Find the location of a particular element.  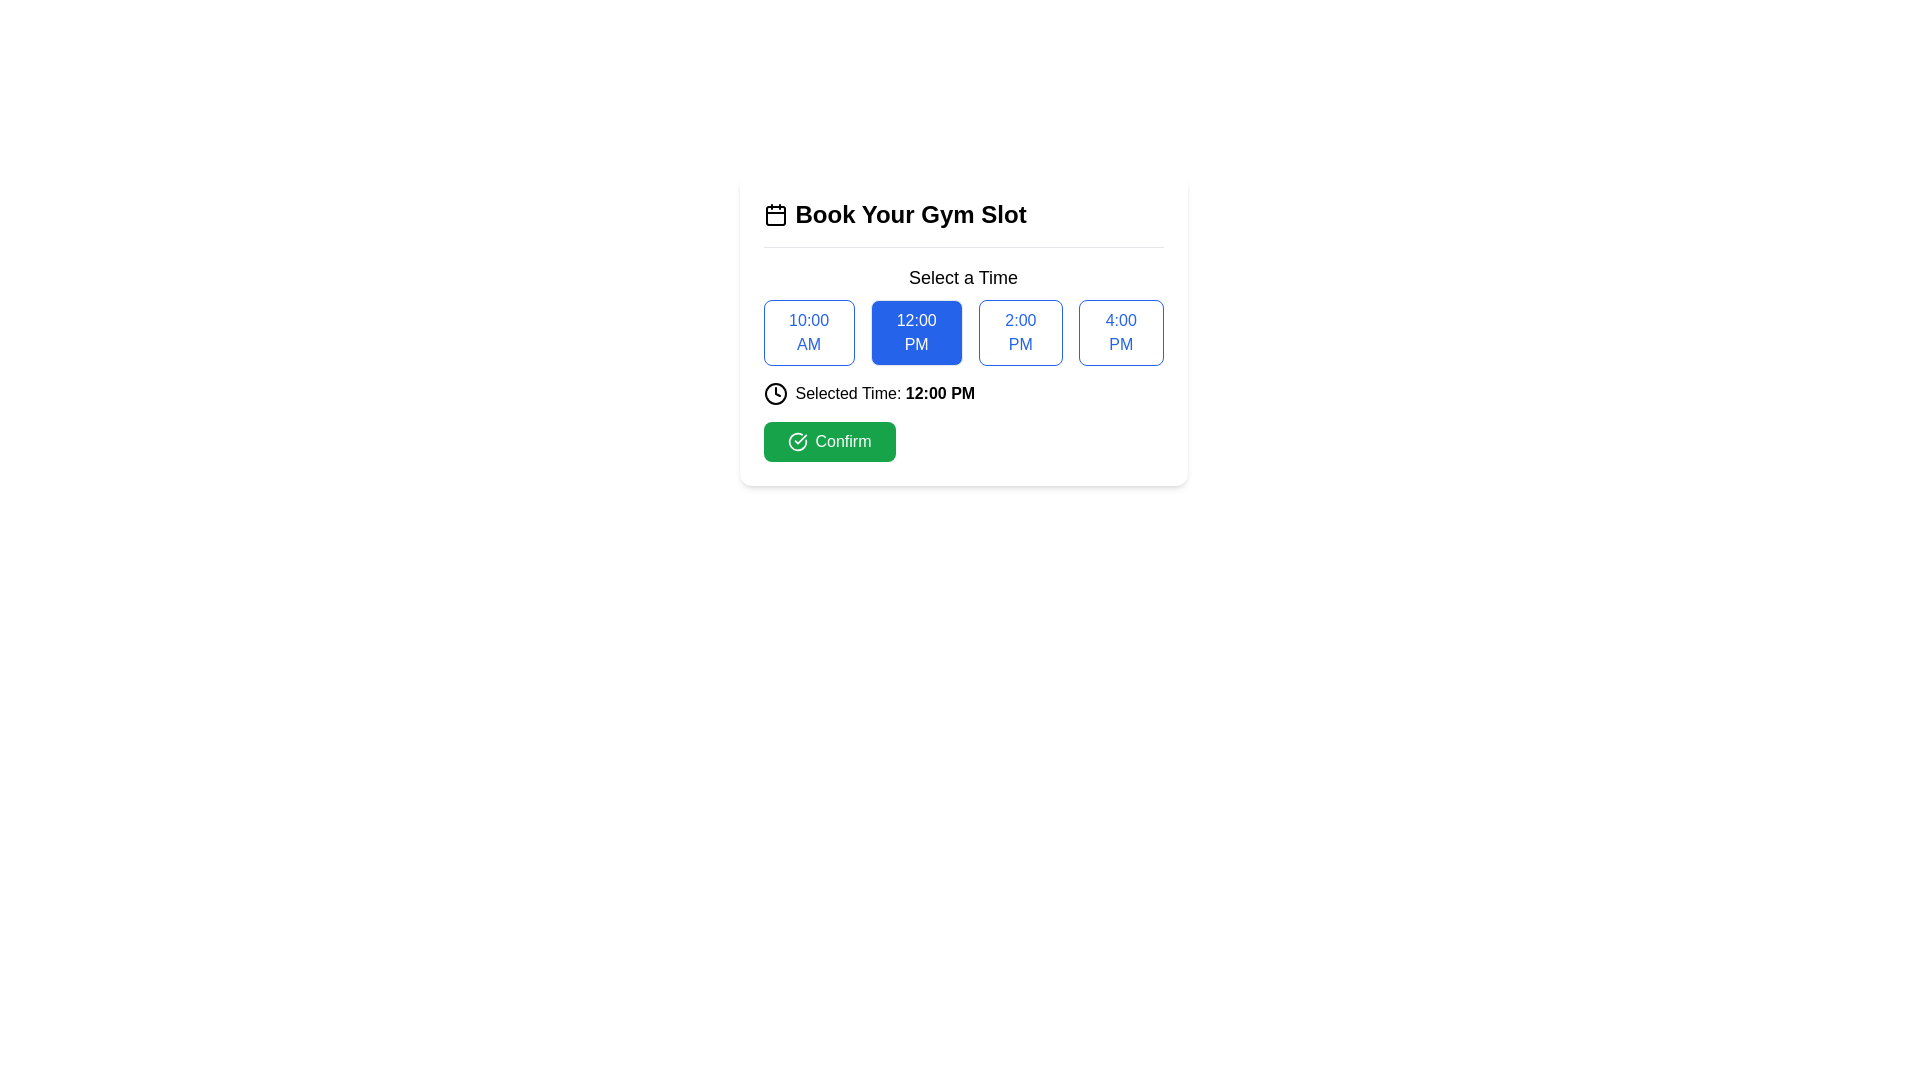

the Time selection button displaying '12:00 PM', which is the second button in the row of time slots is located at coordinates (963, 329).